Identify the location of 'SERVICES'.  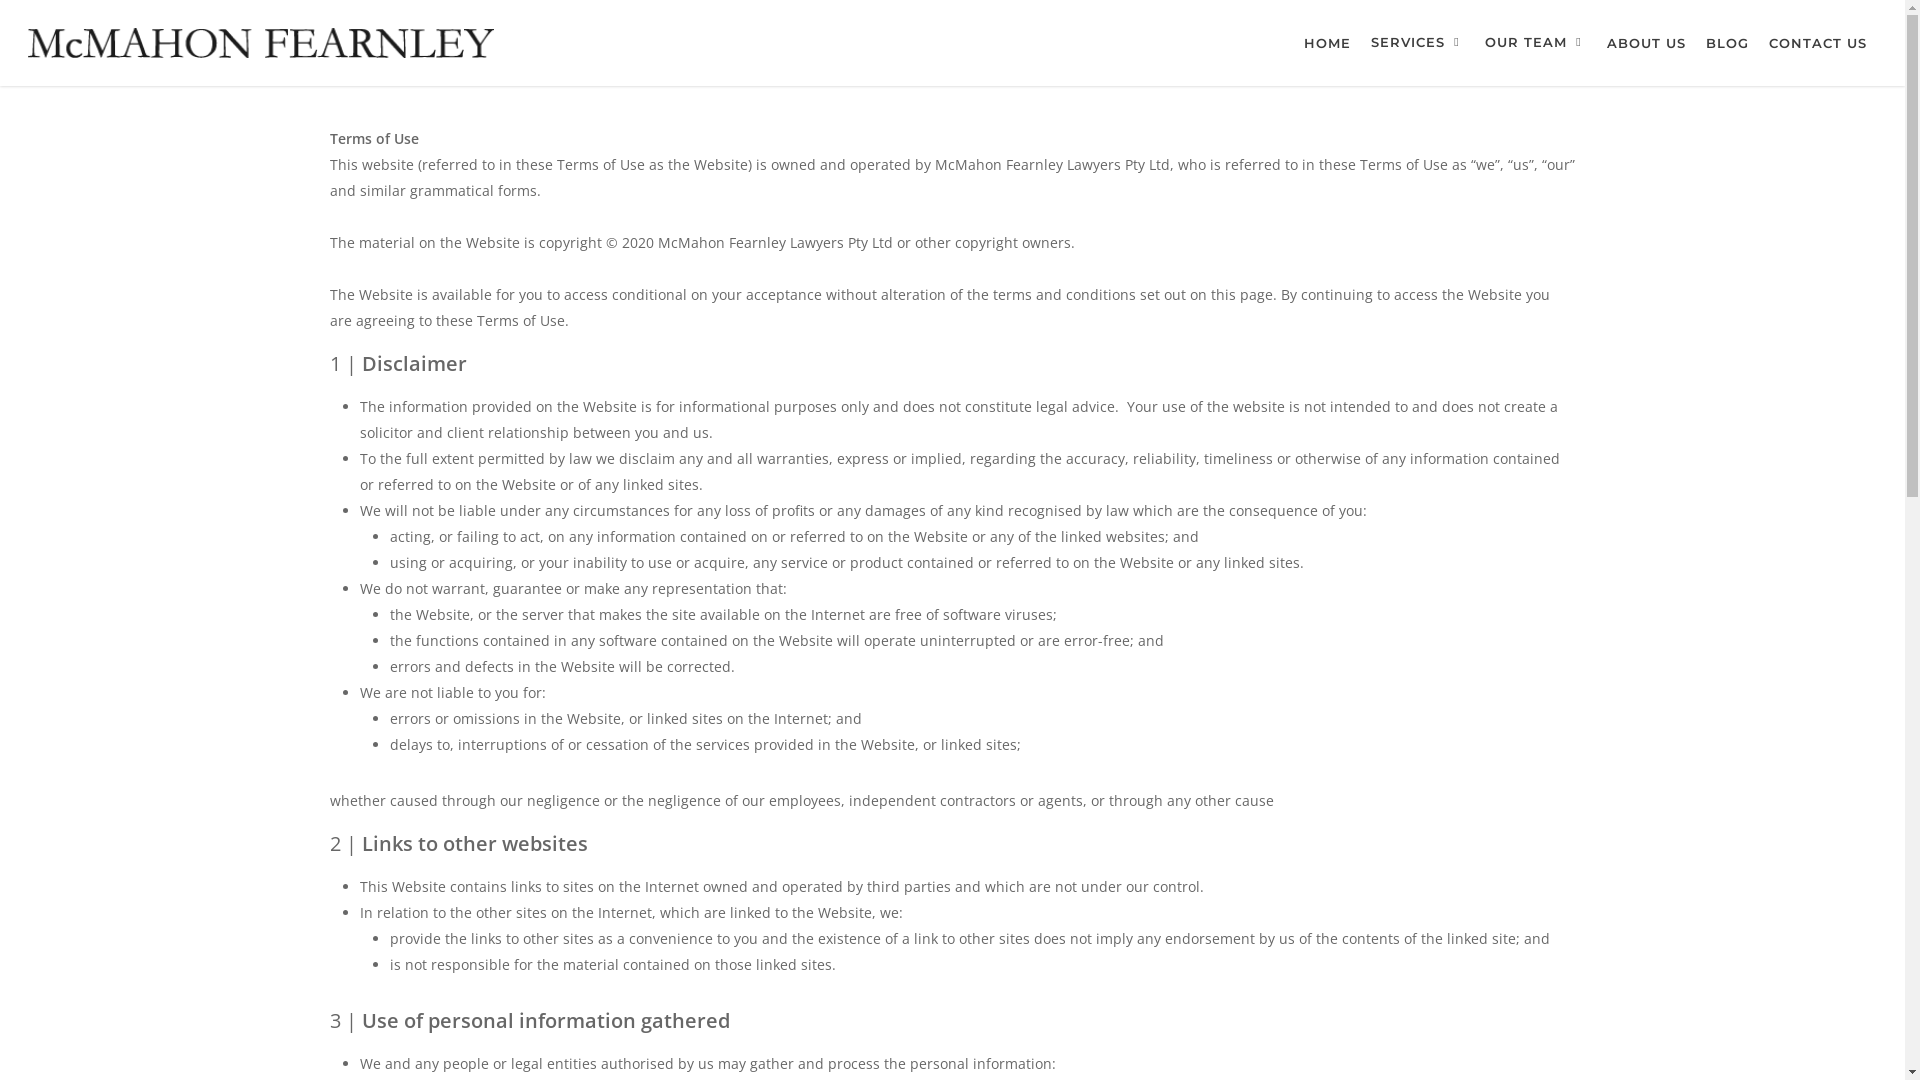
(1416, 42).